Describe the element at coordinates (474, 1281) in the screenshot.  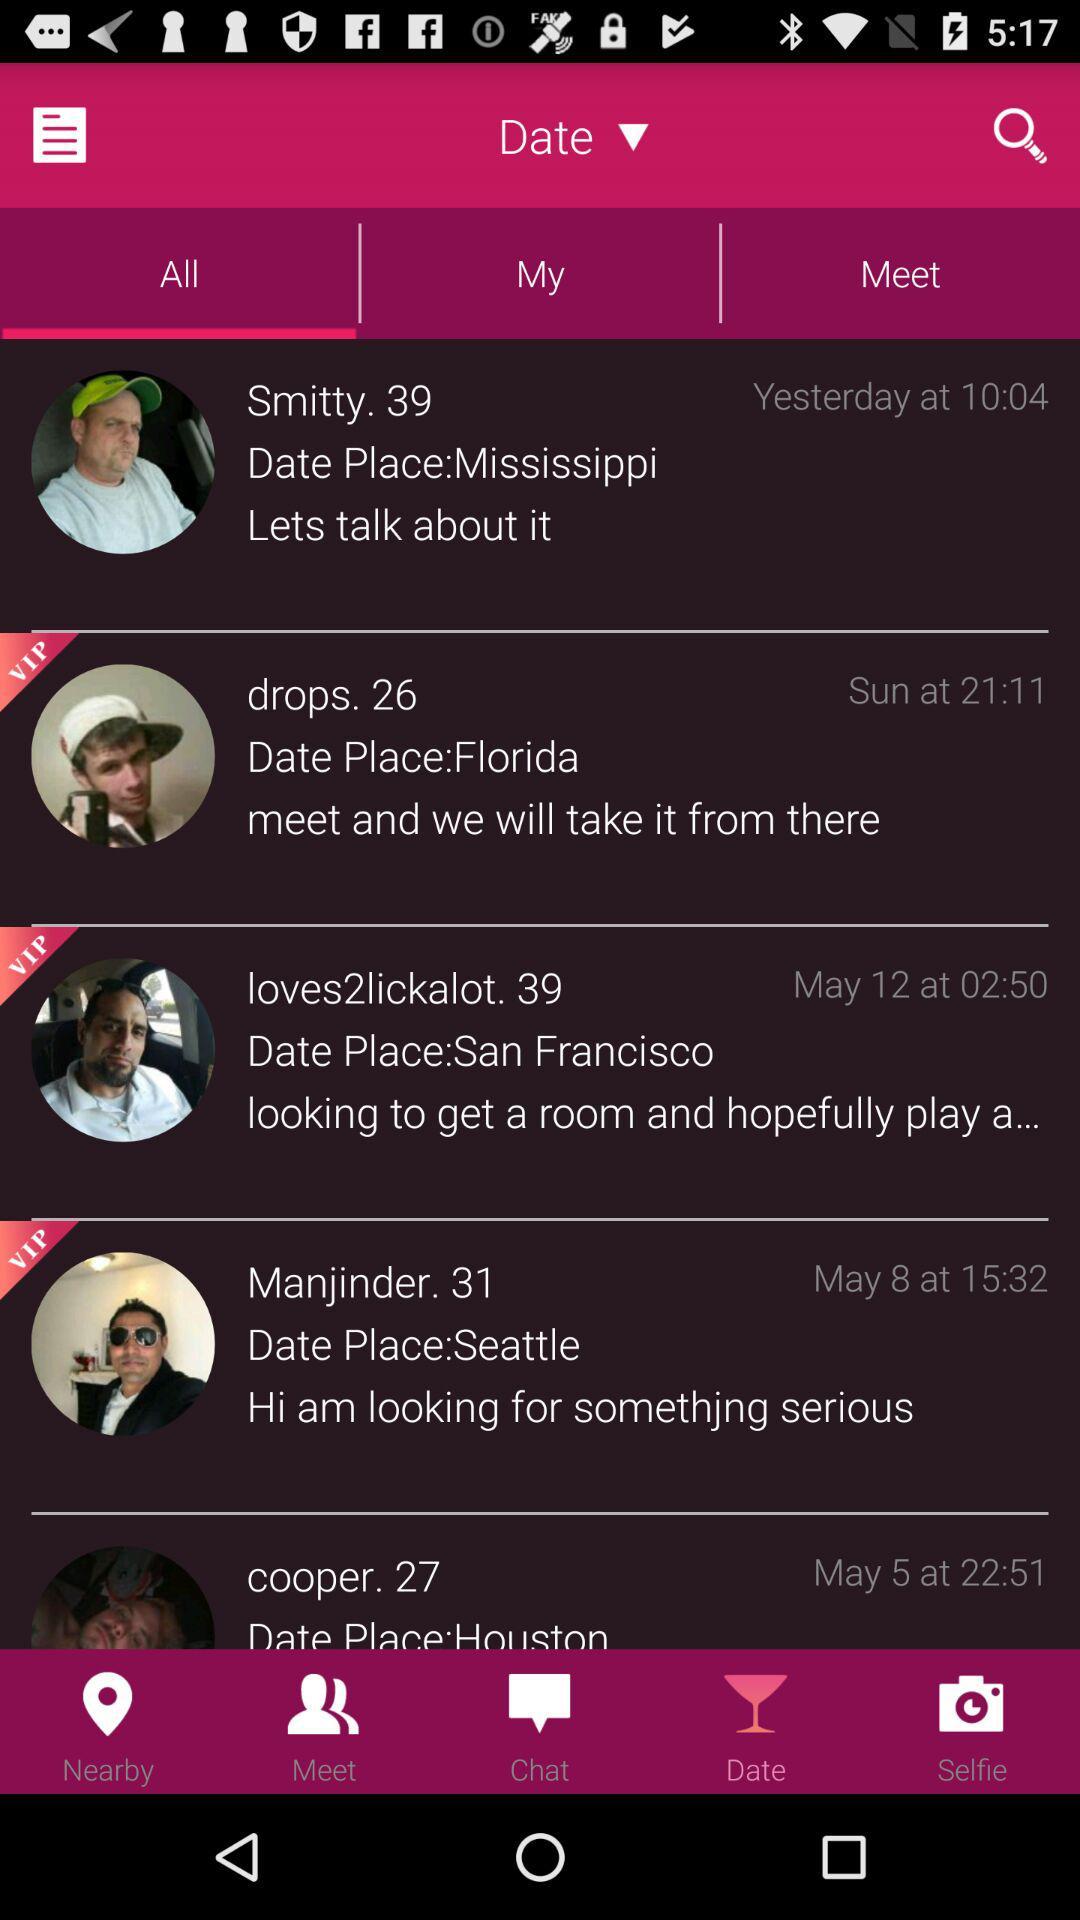
I see `app to the left of may 8 at app` at that location.